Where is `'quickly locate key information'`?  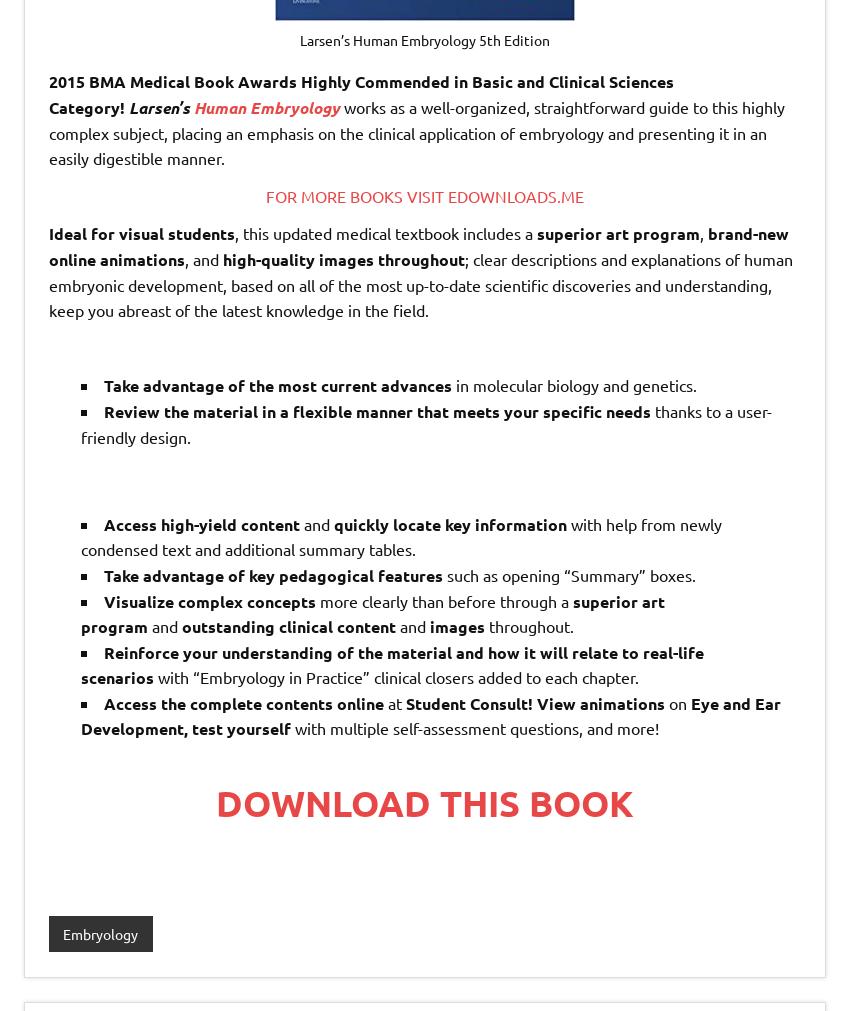
'quickly locate key information' is located at coordinates (329, 523).